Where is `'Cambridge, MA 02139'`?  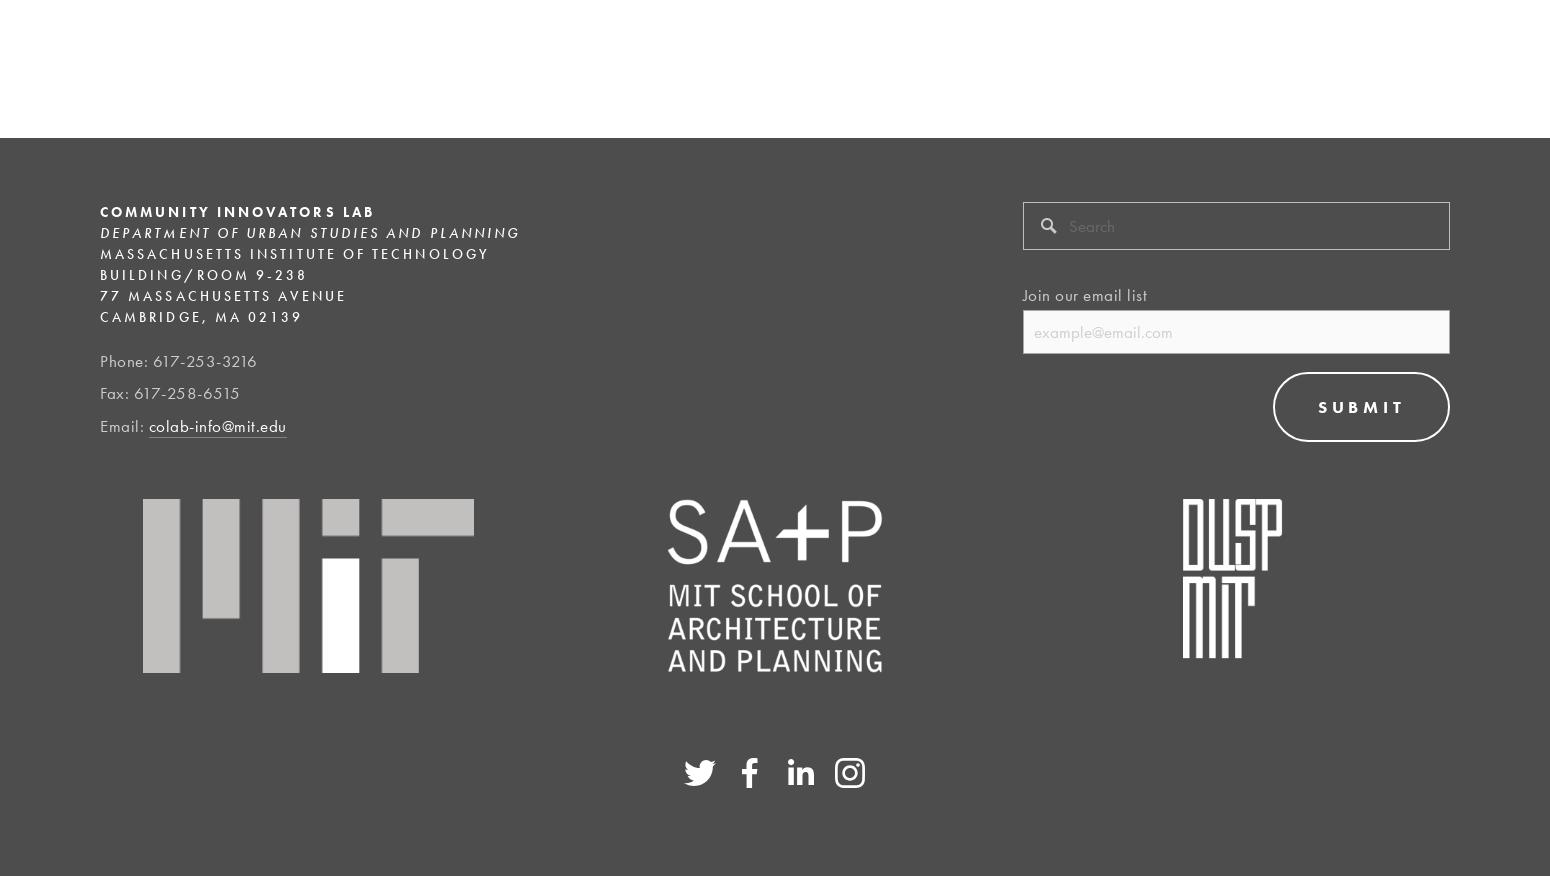 'Cambridge, MA 02139' is located at coordinates (200, 315).